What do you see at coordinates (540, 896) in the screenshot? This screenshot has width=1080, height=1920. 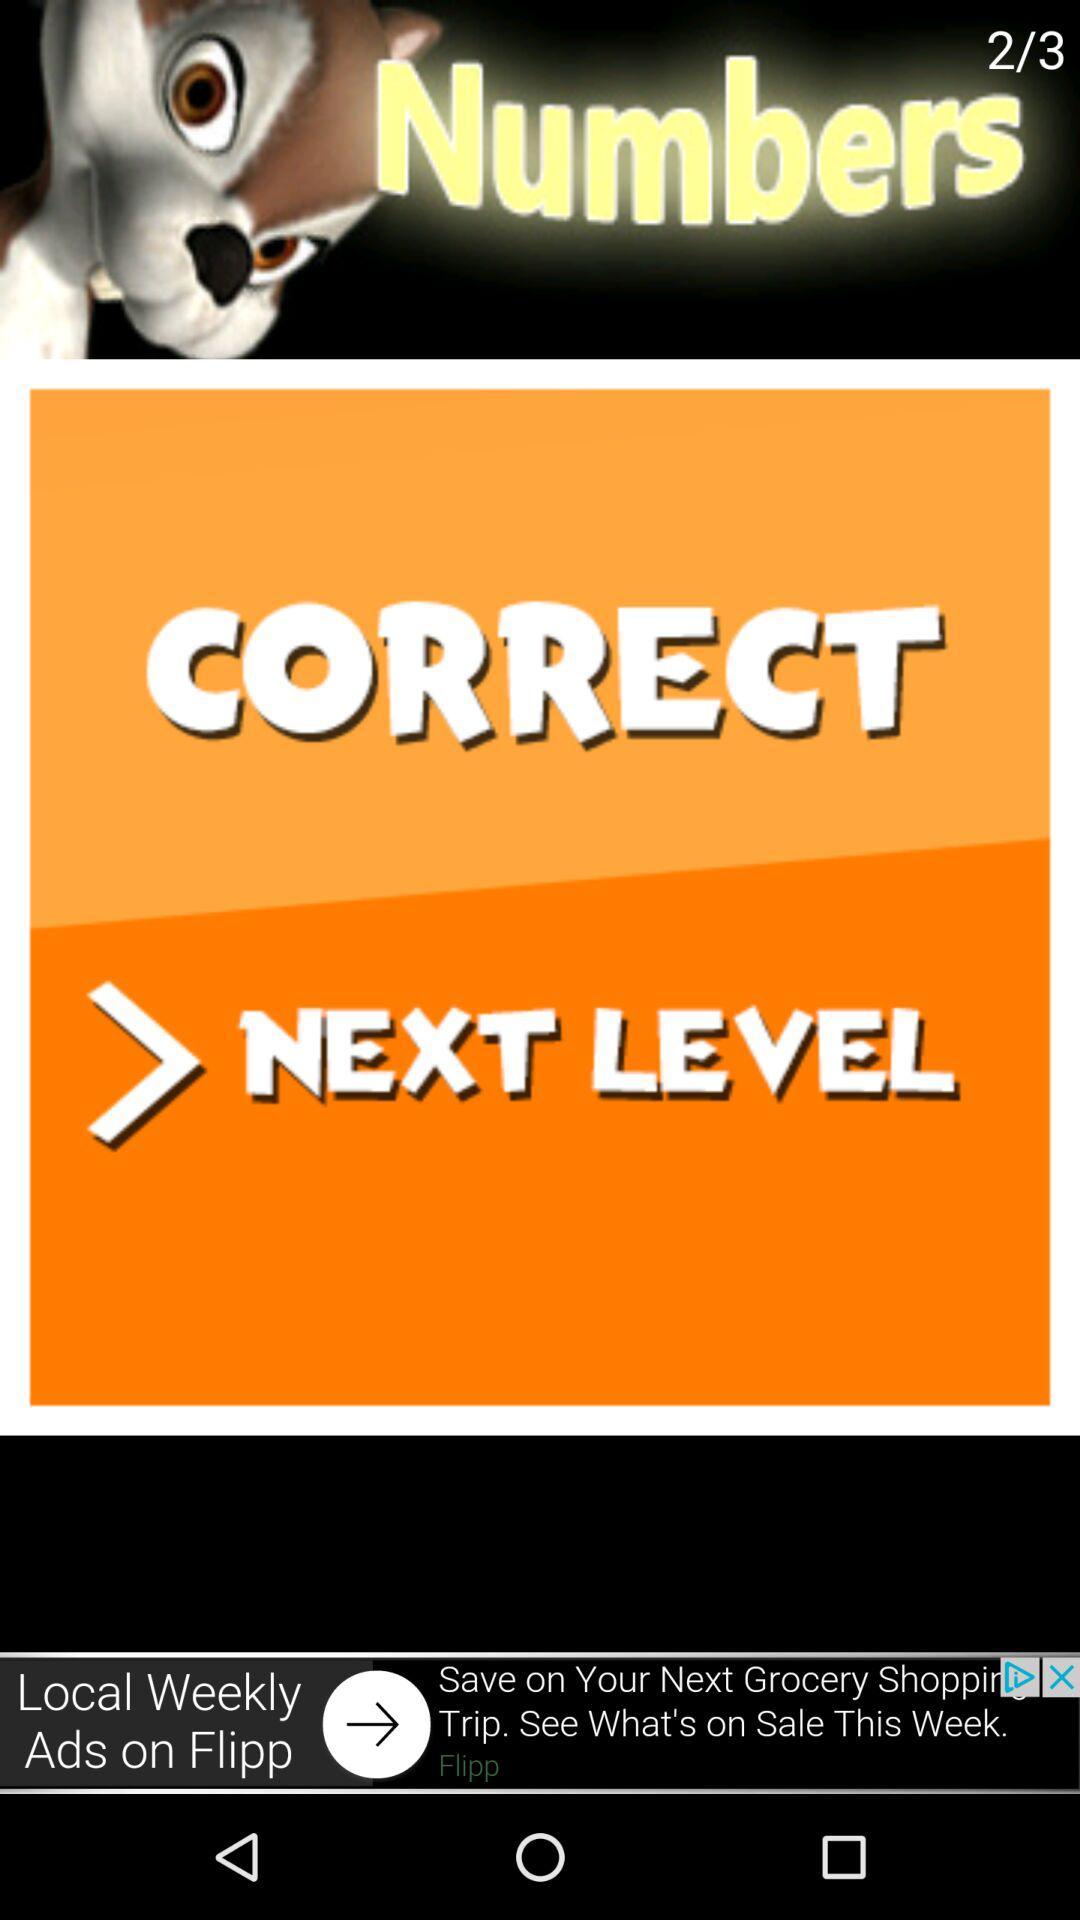 I see `next level` at bounding box center [540, 896].